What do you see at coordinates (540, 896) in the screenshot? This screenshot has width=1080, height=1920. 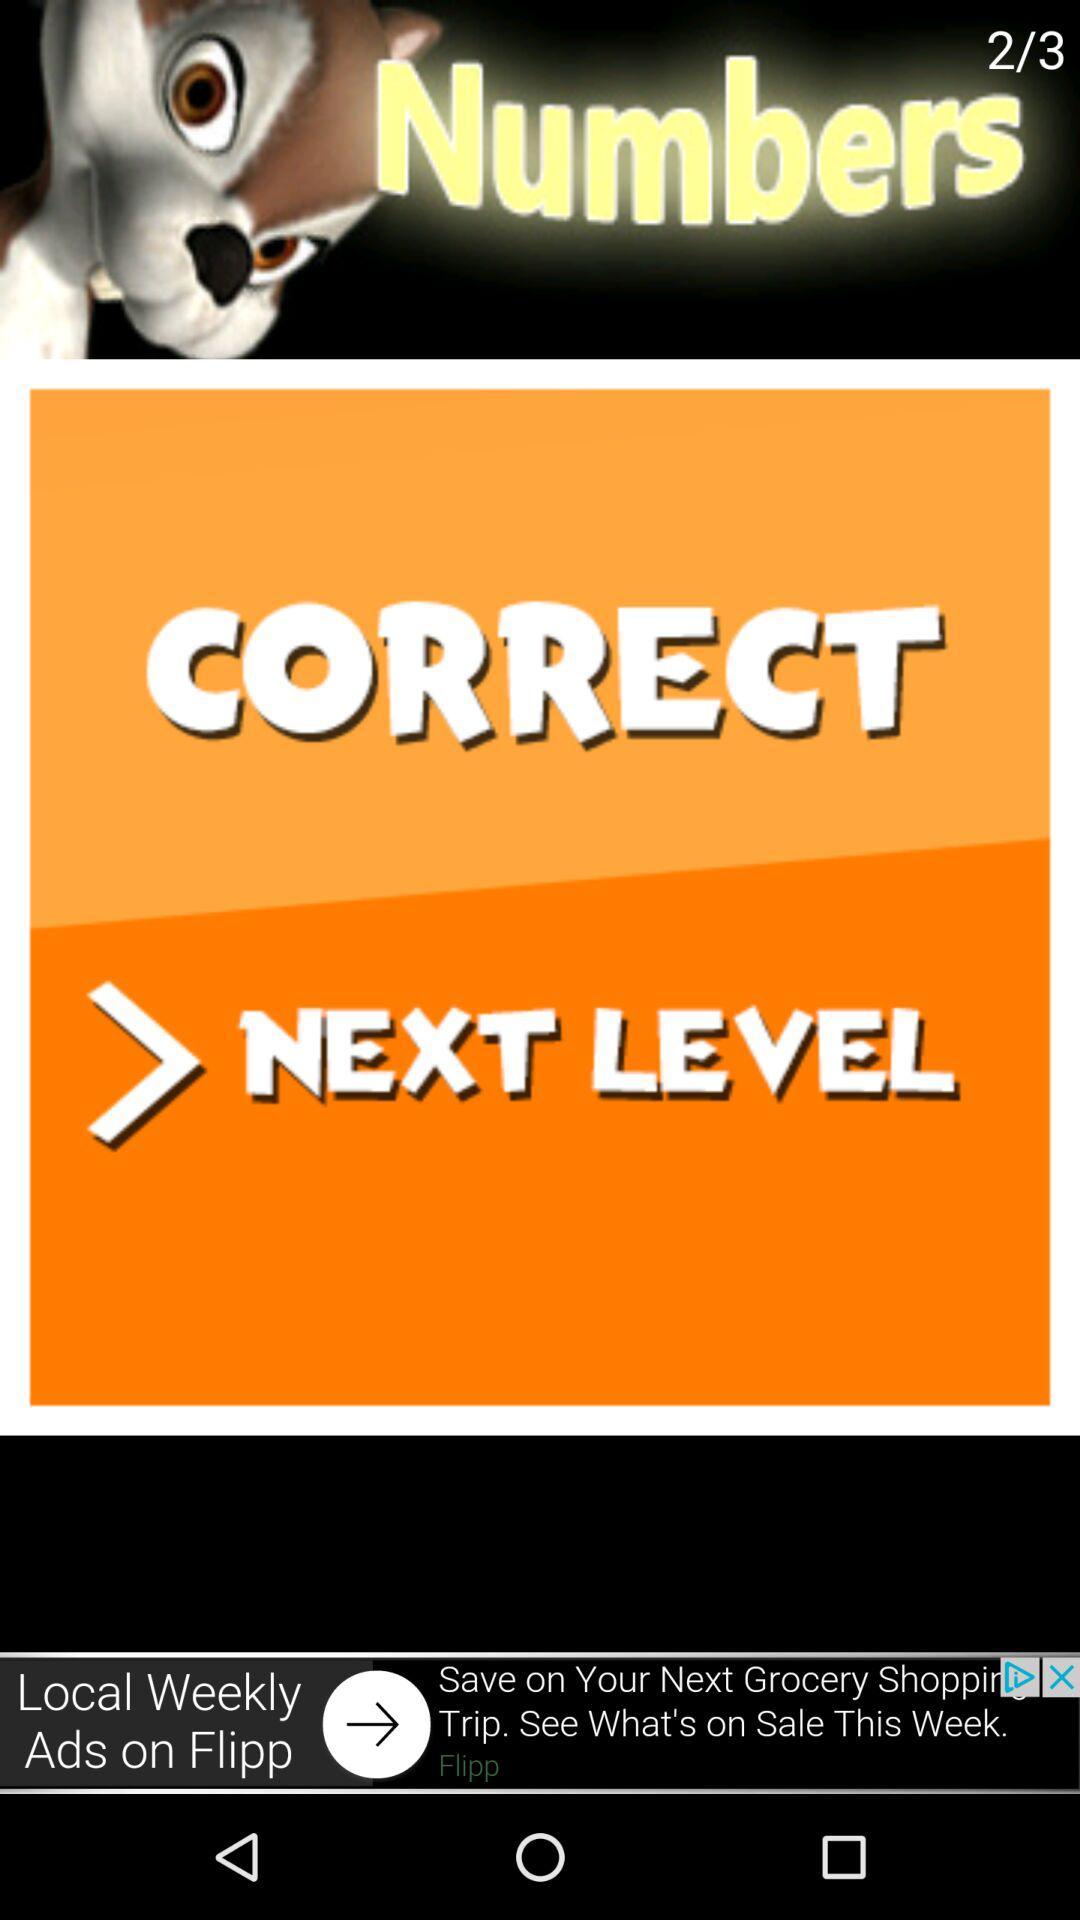 I see `next level` at bounding box center [540, 896].